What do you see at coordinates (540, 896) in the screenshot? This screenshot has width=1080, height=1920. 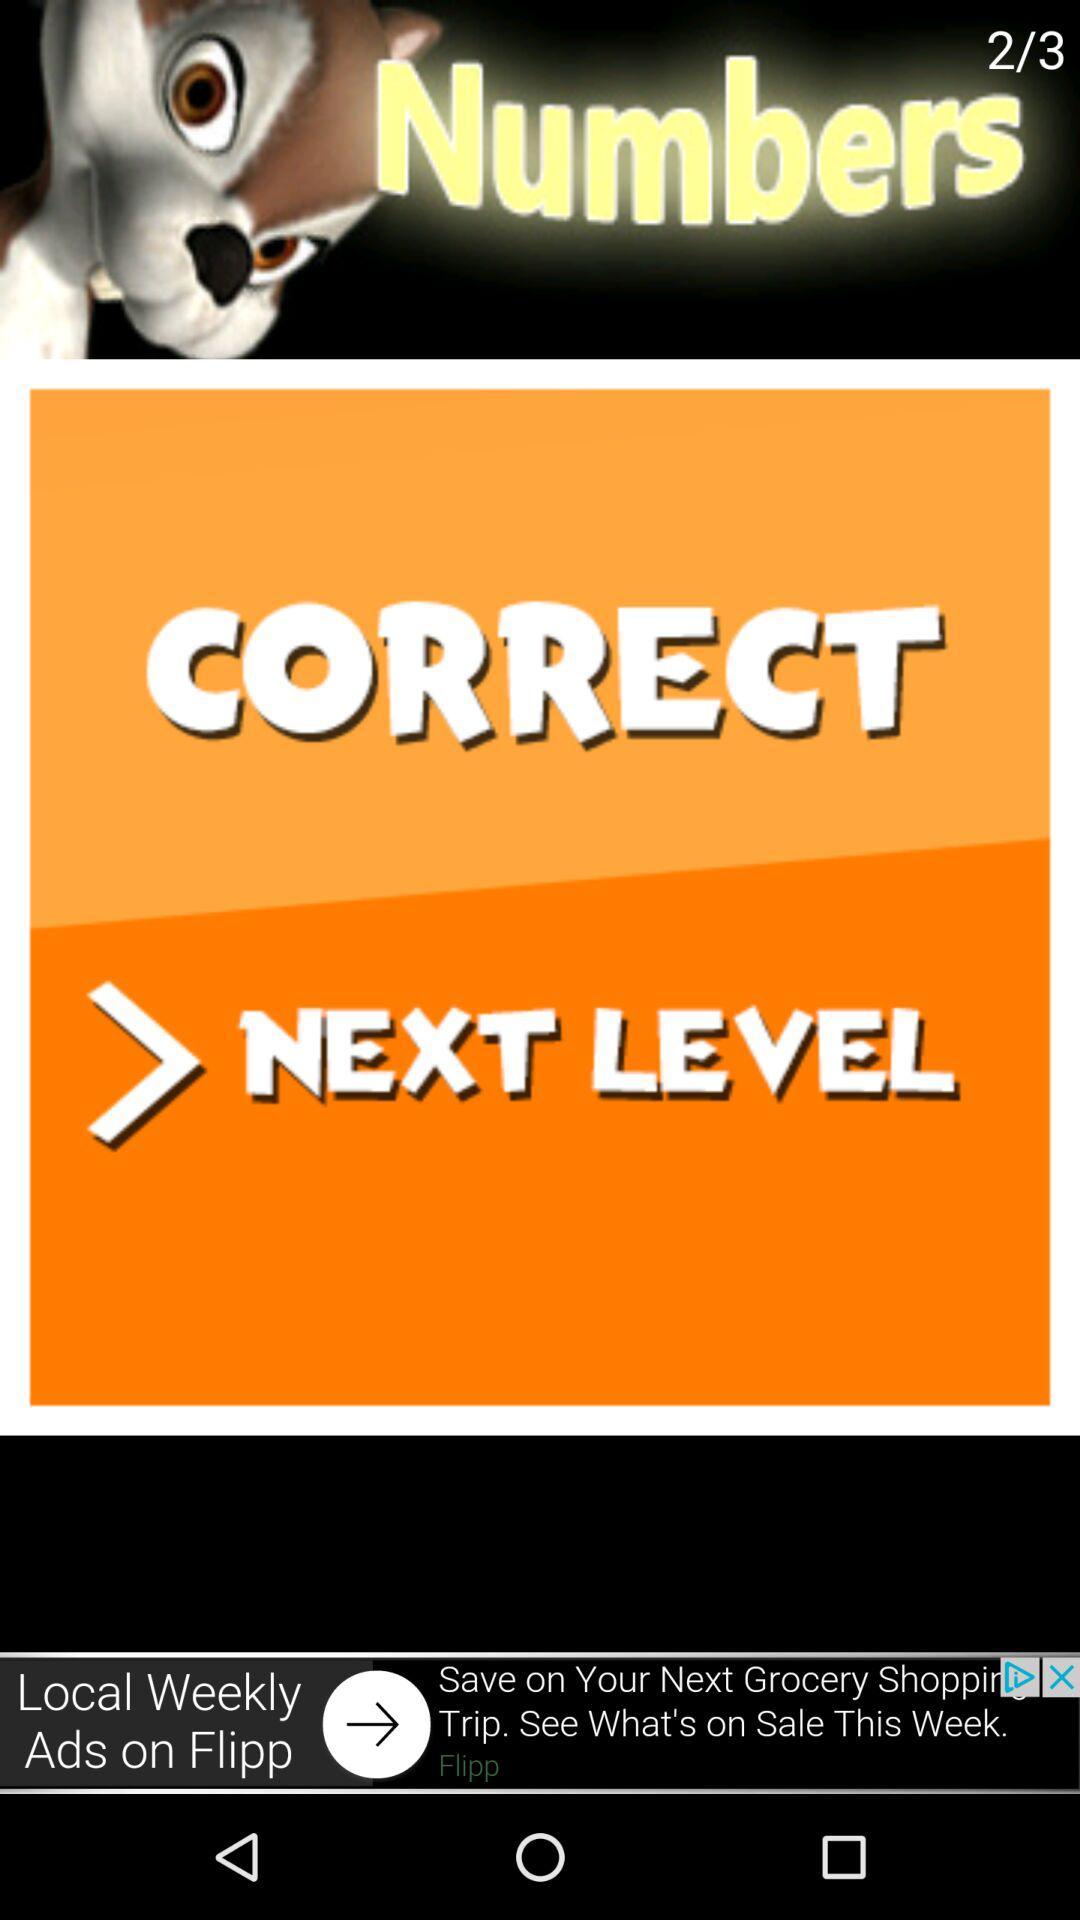 I see `next level` at bounding box center [540, 896].